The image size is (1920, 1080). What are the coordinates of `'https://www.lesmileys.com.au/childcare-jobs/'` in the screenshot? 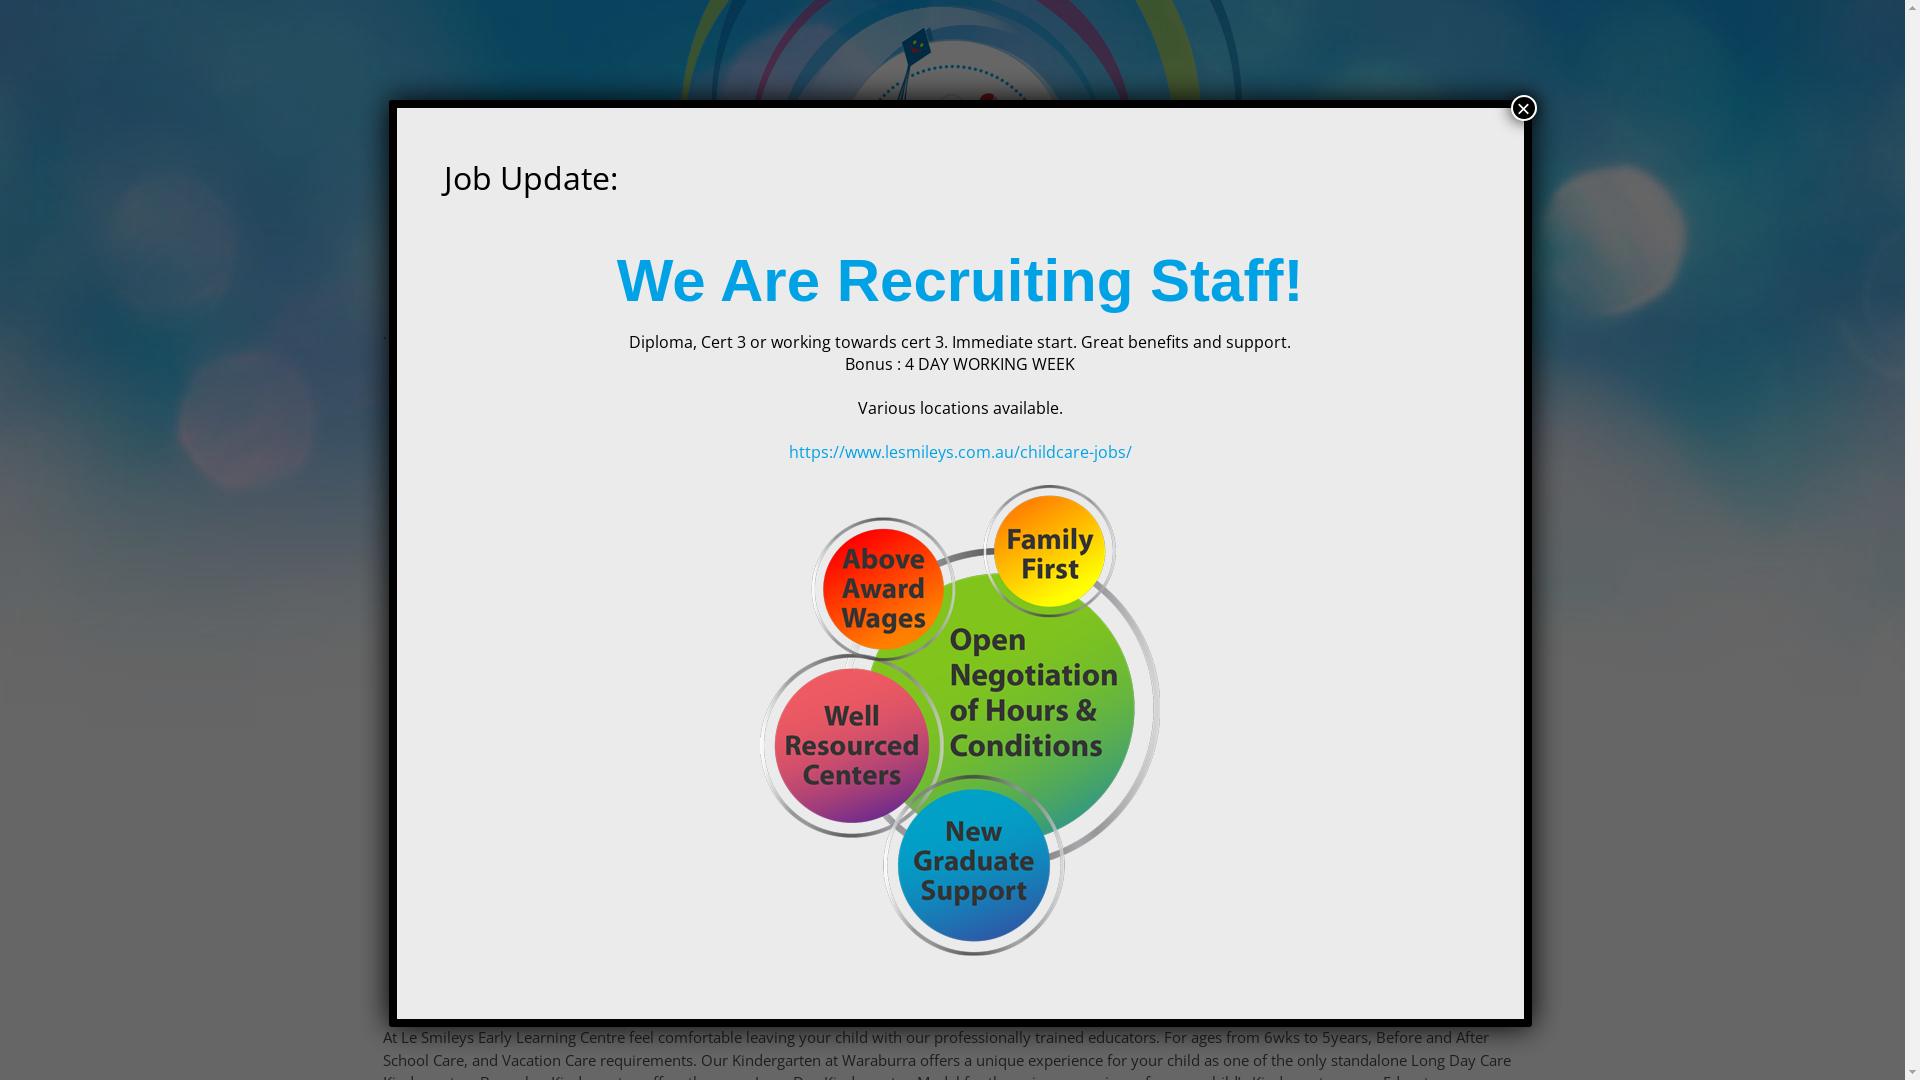 It's located at (958, 451).